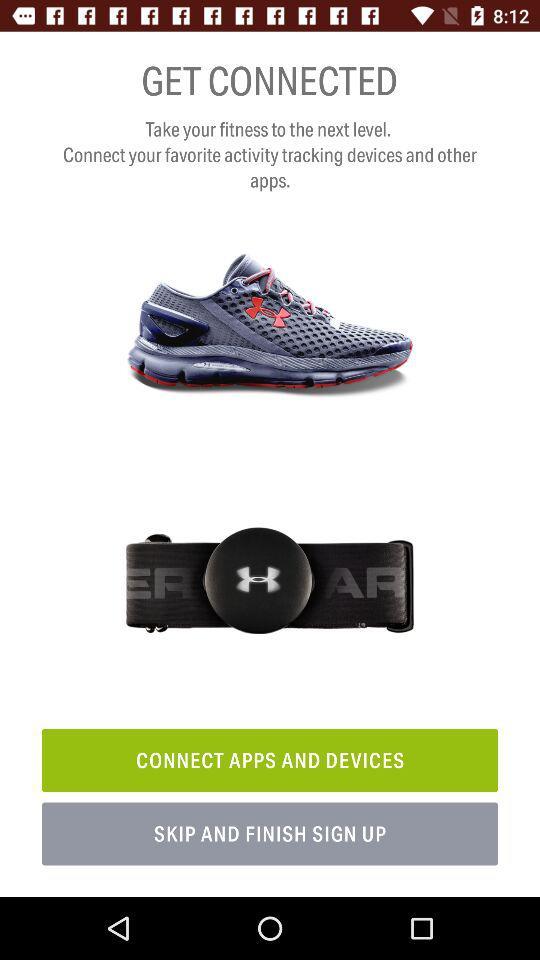 The width and height of the screenshot is (540, 960). What do you see at coordinates (270, 834) in the screenshot?
I see `item below the connect apps and icon` at bounding box center [270, 834].